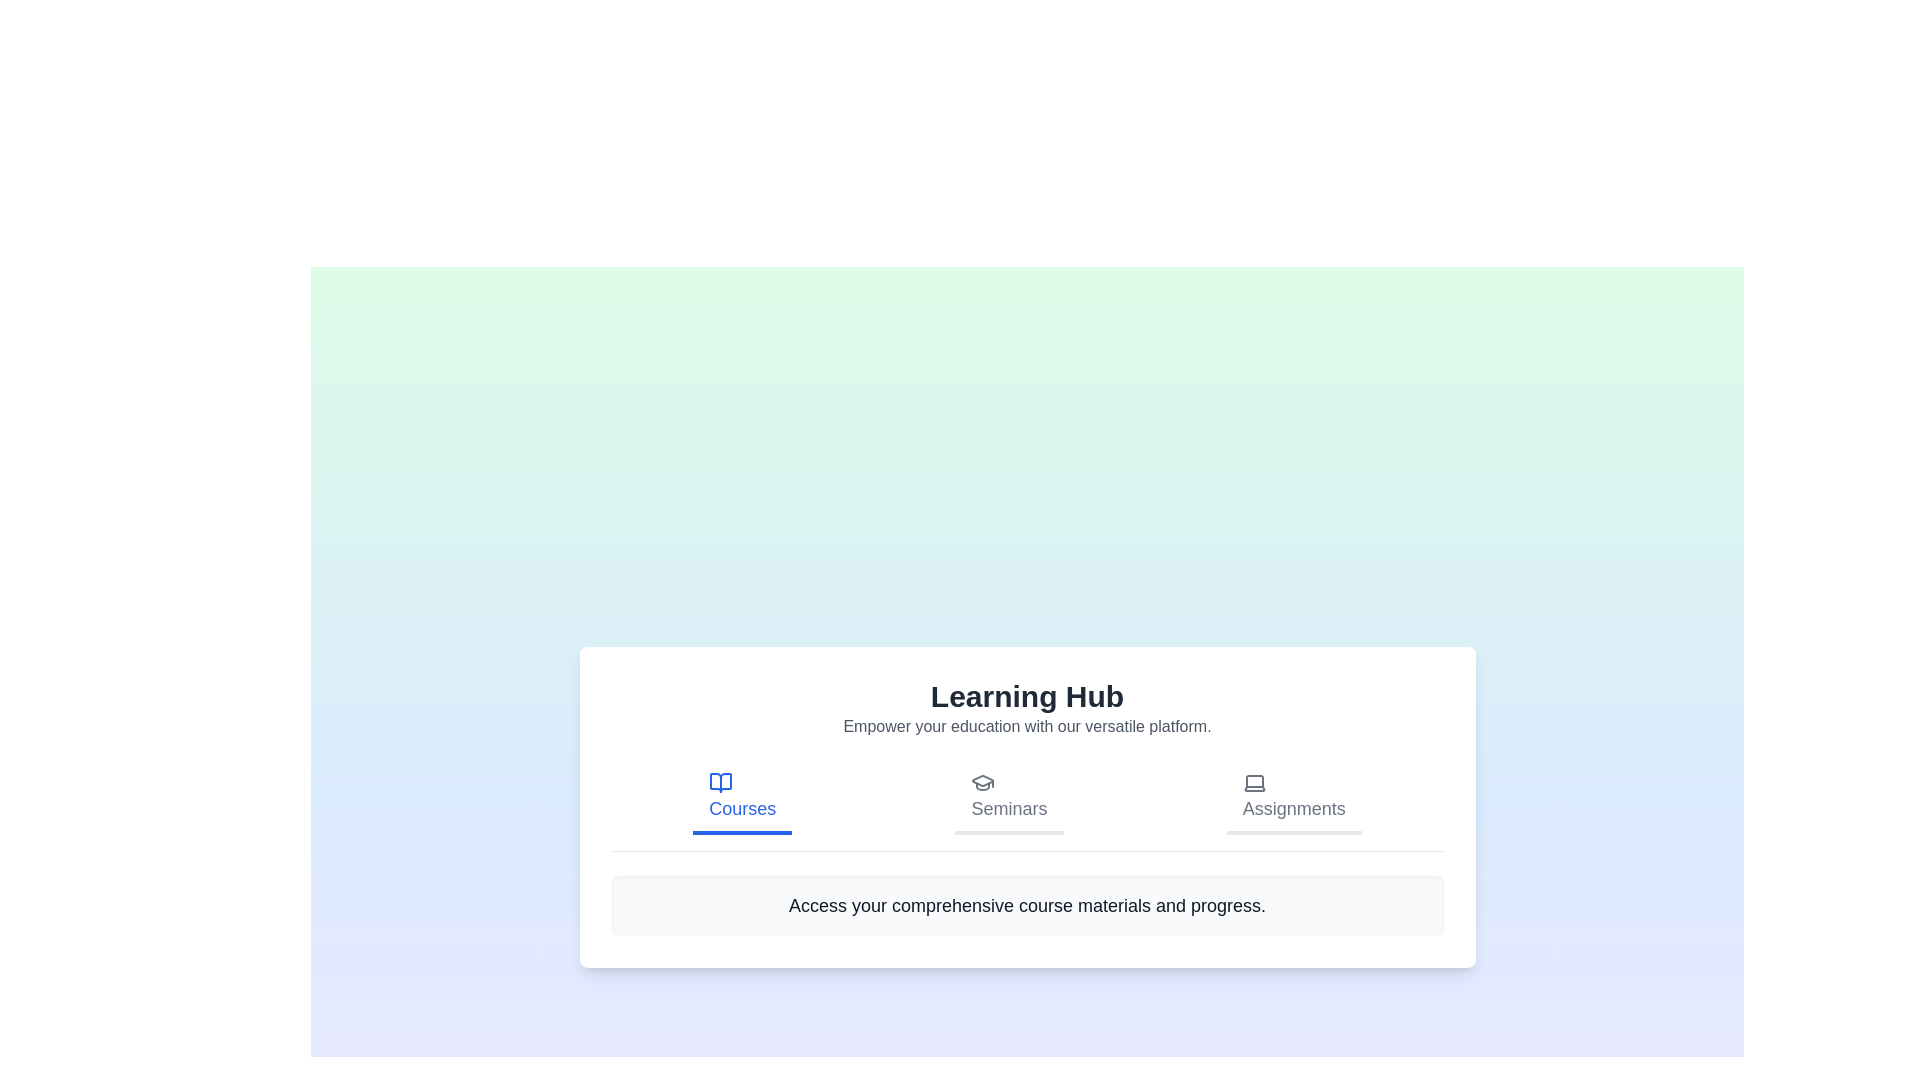  Describe the element at coordinates (1009, 807) in the screenshot. I see `the text label 'Seminars' which is styled in medium-sized gray font and is part of the navigation options, located below a graduation cap icon` at that location.